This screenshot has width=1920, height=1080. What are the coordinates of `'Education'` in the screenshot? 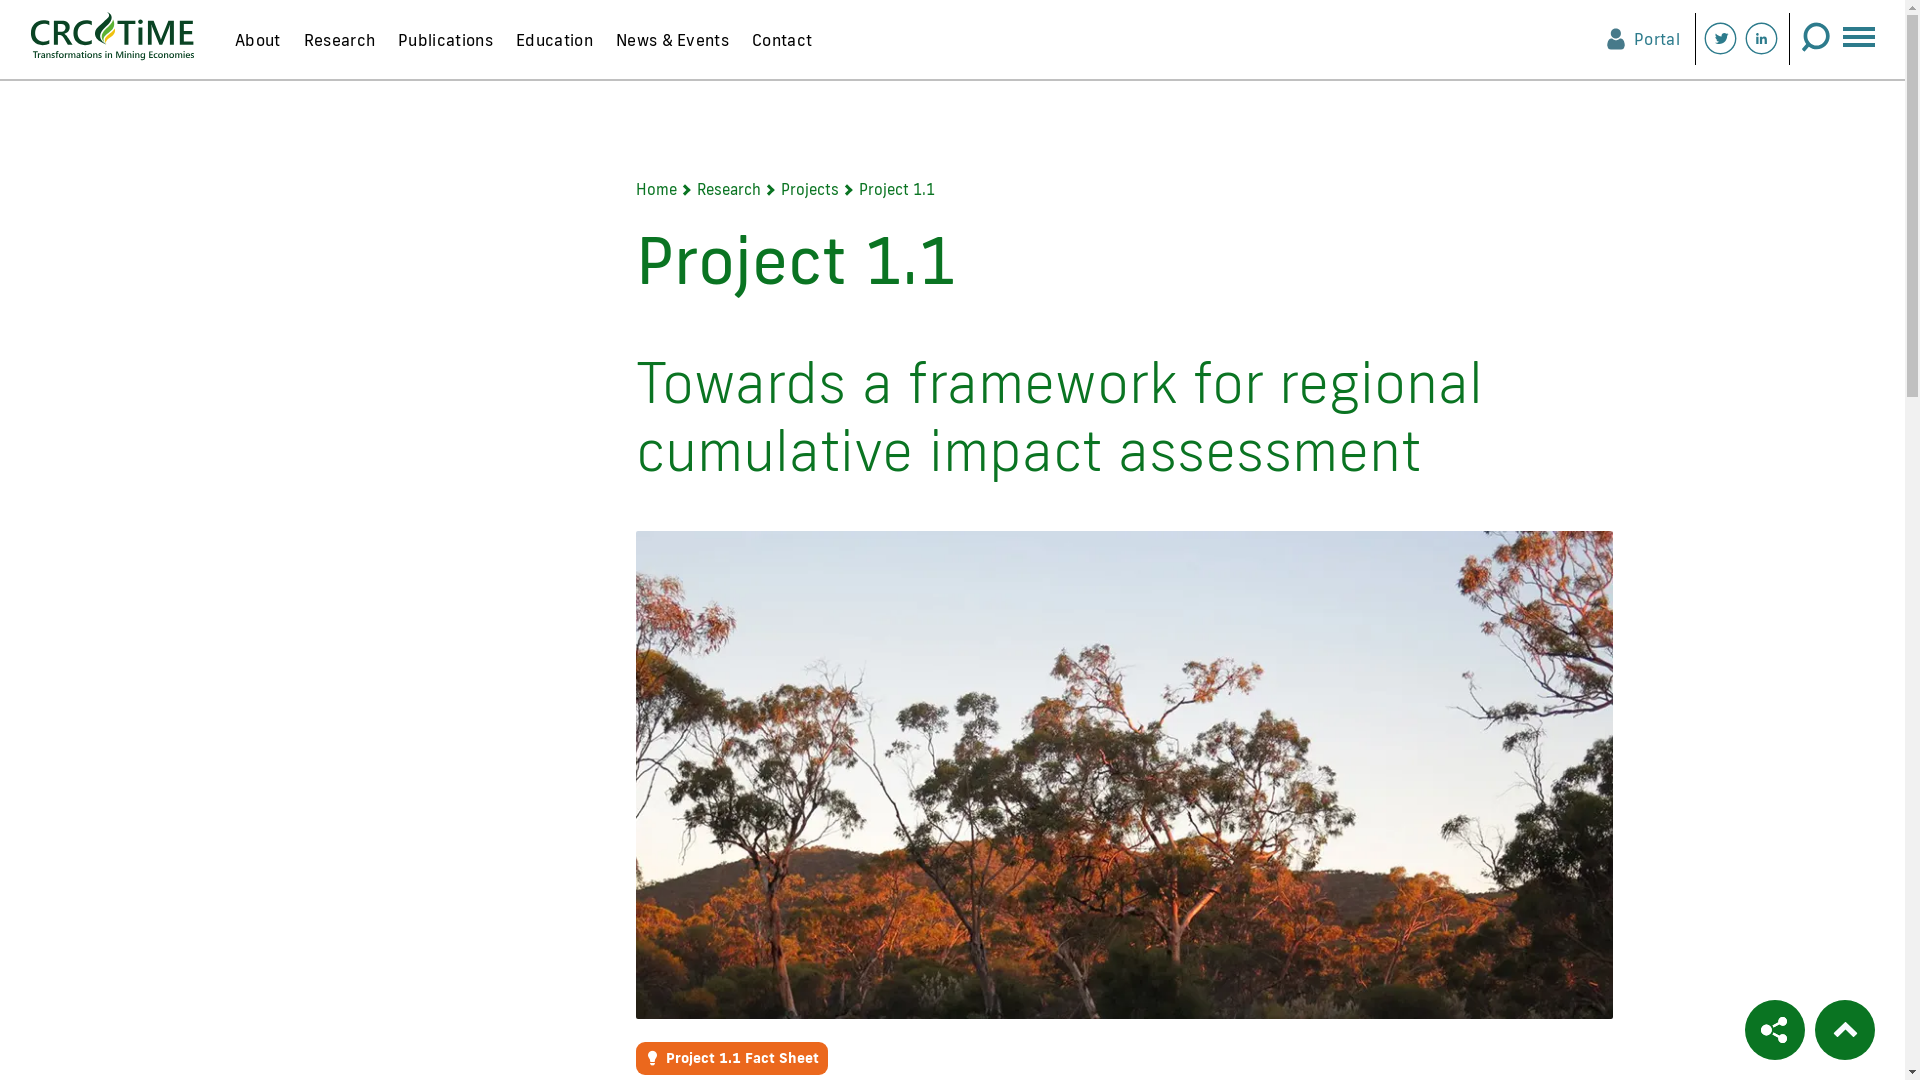 It's located at (553, 49).